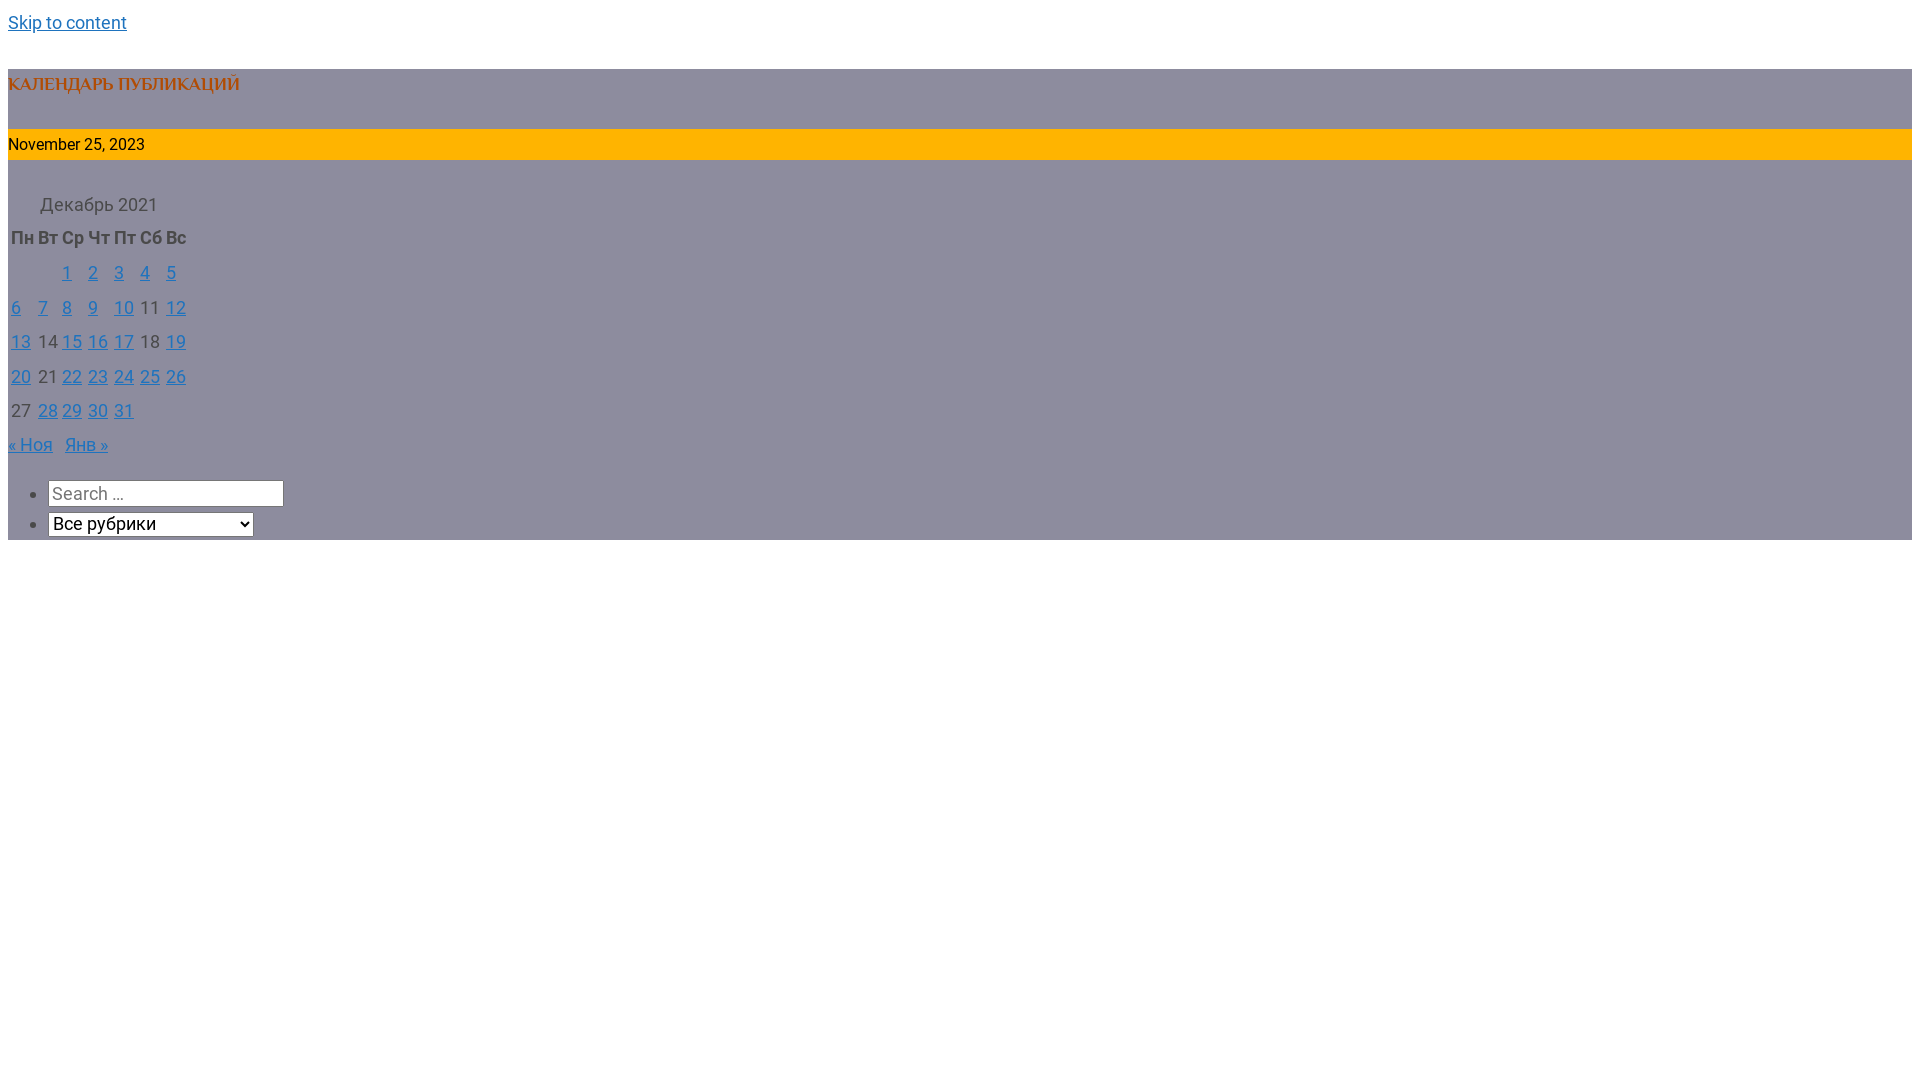 This screenshot has width=1920, height=1080. I want to click on '16', so click(86, 340).